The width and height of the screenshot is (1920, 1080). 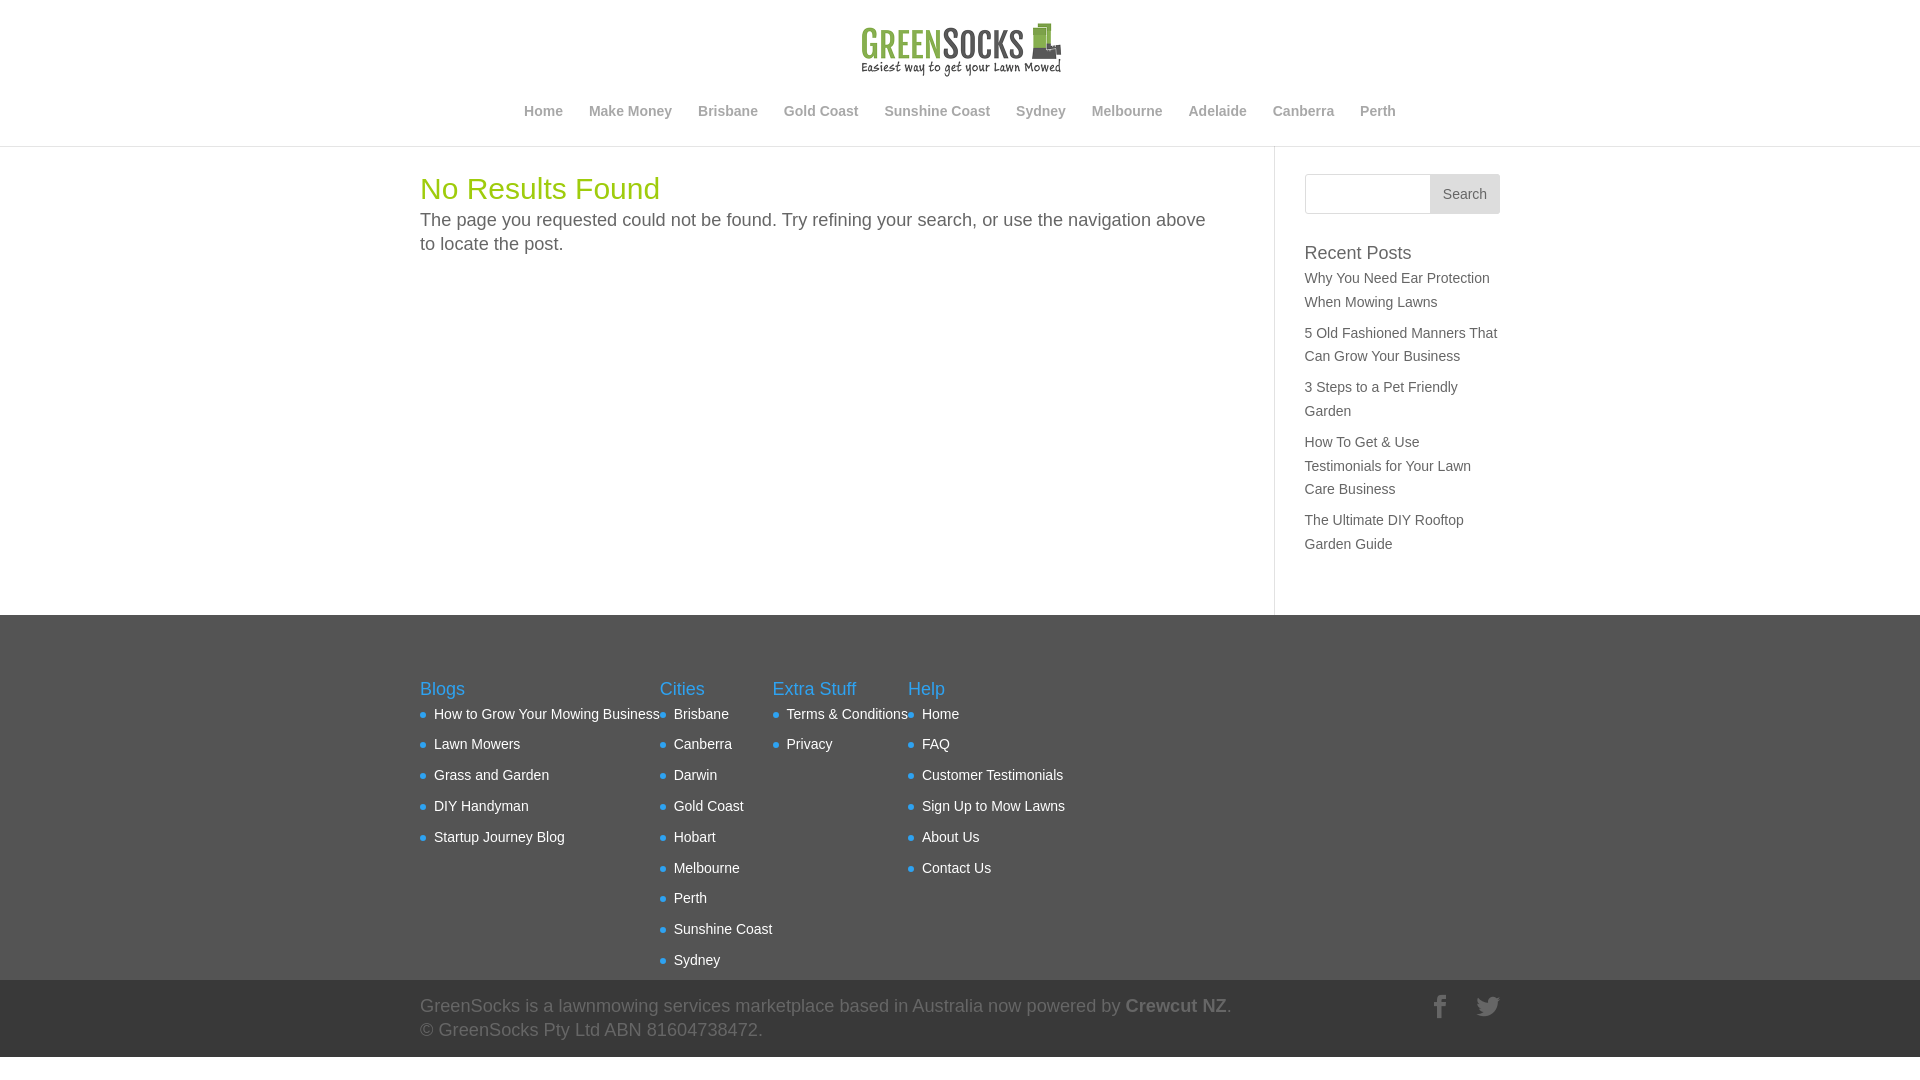 What do you see at coordinates (810, 744) in the screenshot?
I see `'Privacy'` at bounding box center [810, 744].